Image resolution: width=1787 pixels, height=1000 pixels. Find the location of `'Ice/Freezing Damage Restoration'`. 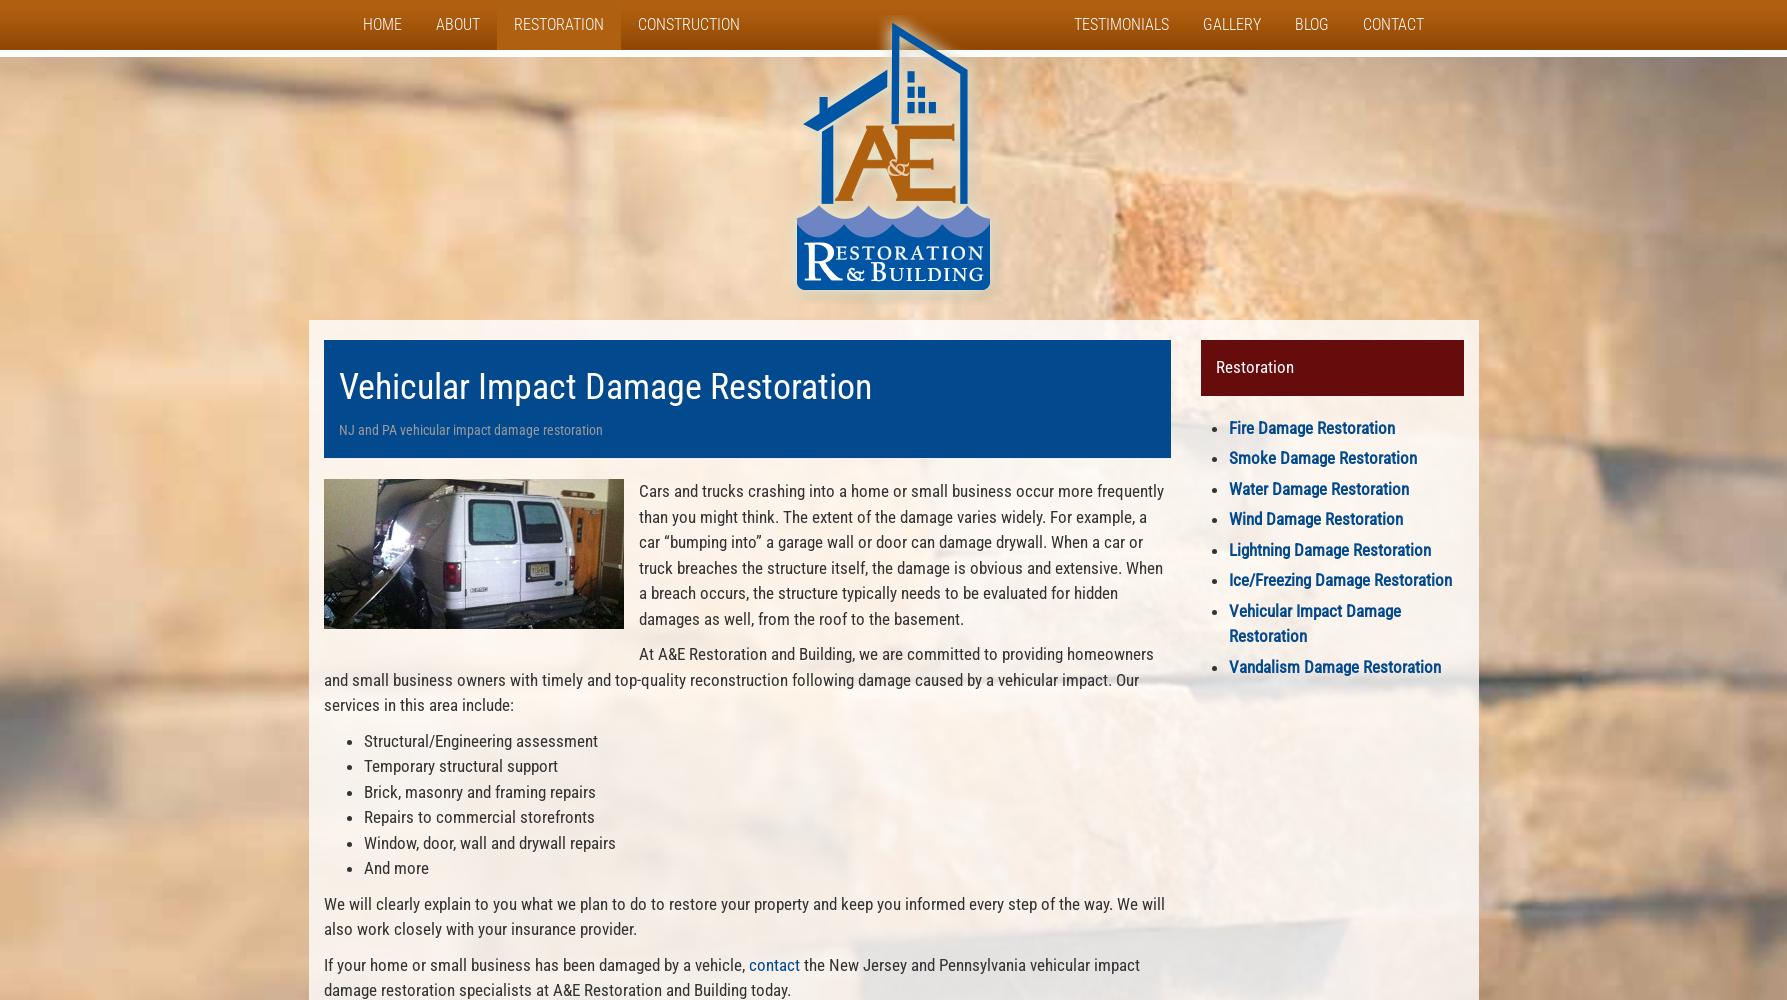

'Ice/Freezing Damage Restoration' is located at coordinates (1228, 579).